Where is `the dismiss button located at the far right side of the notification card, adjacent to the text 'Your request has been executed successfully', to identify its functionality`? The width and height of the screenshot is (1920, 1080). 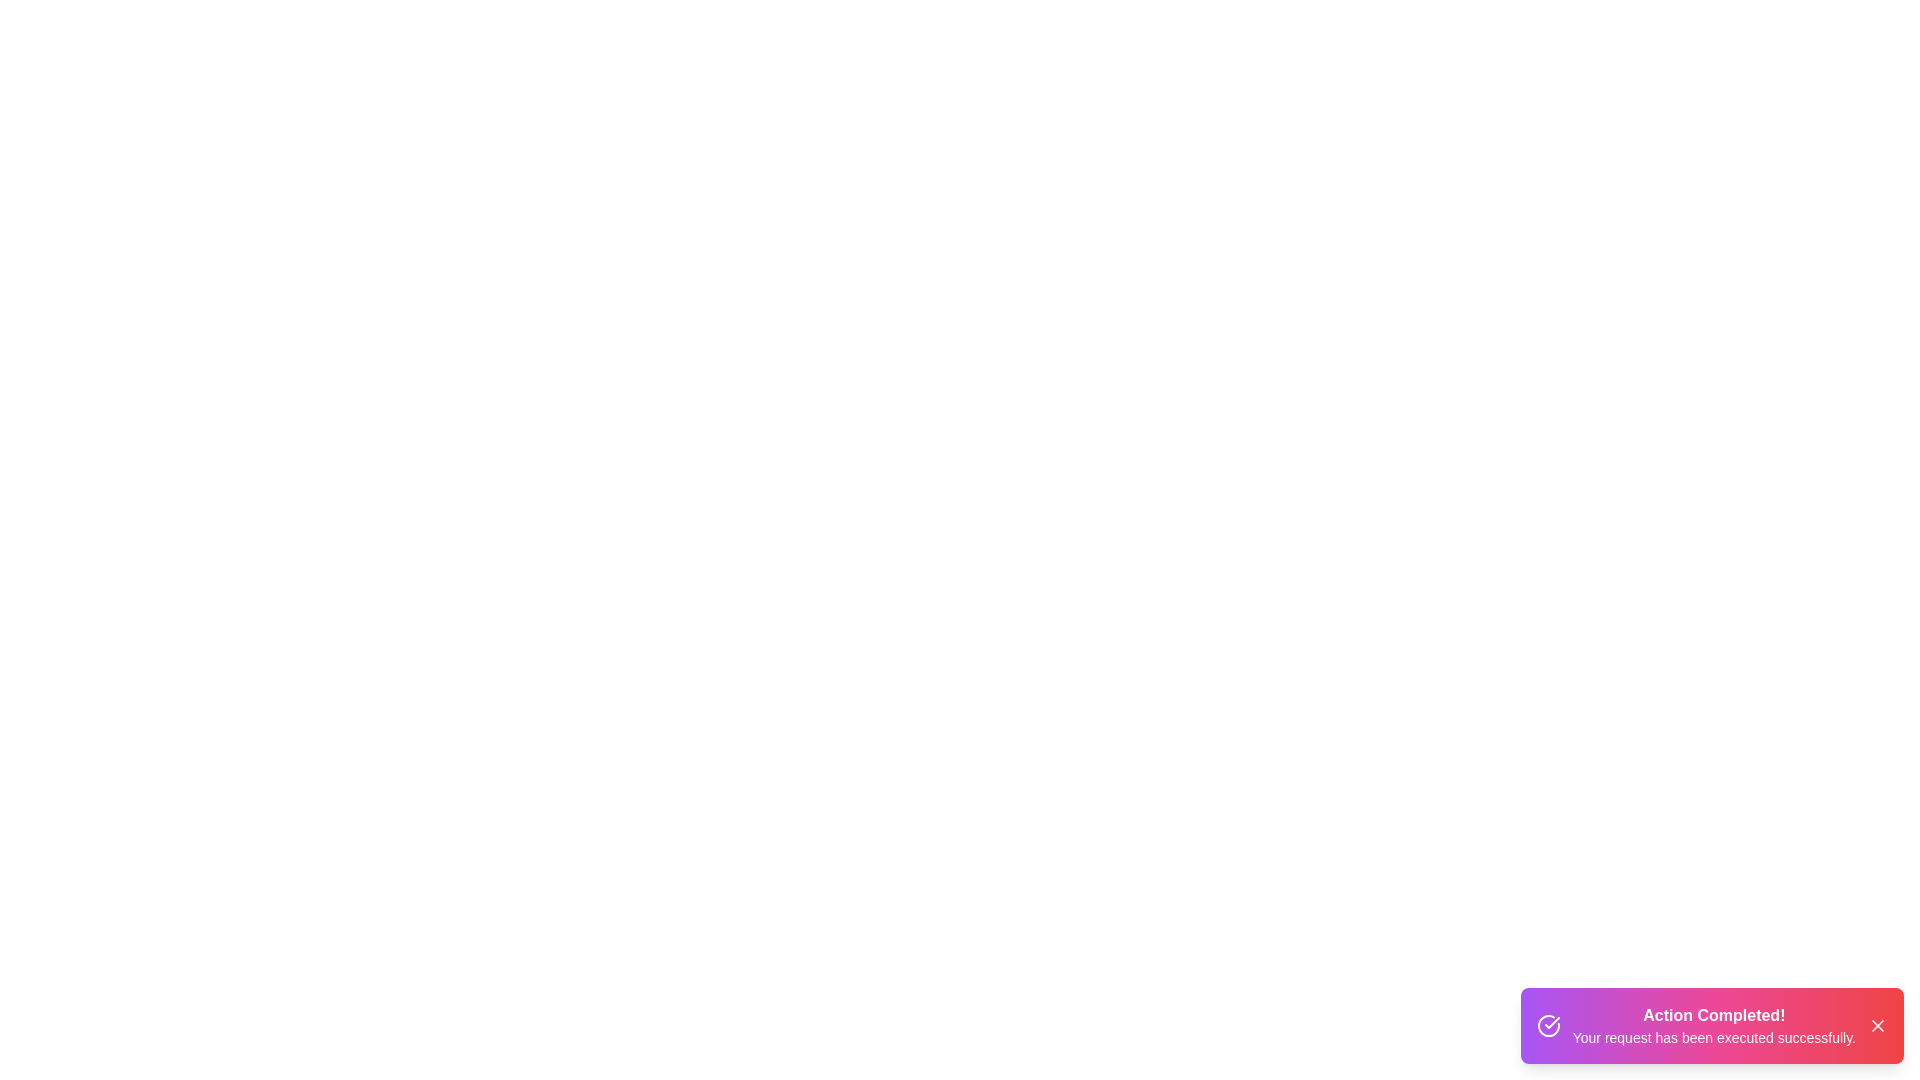 the dismiss button located at the far right side of the notification card, adjacent to the text 'Your request has been executed successfully', to identify its functionality is located at coordinates (1876, 1026).